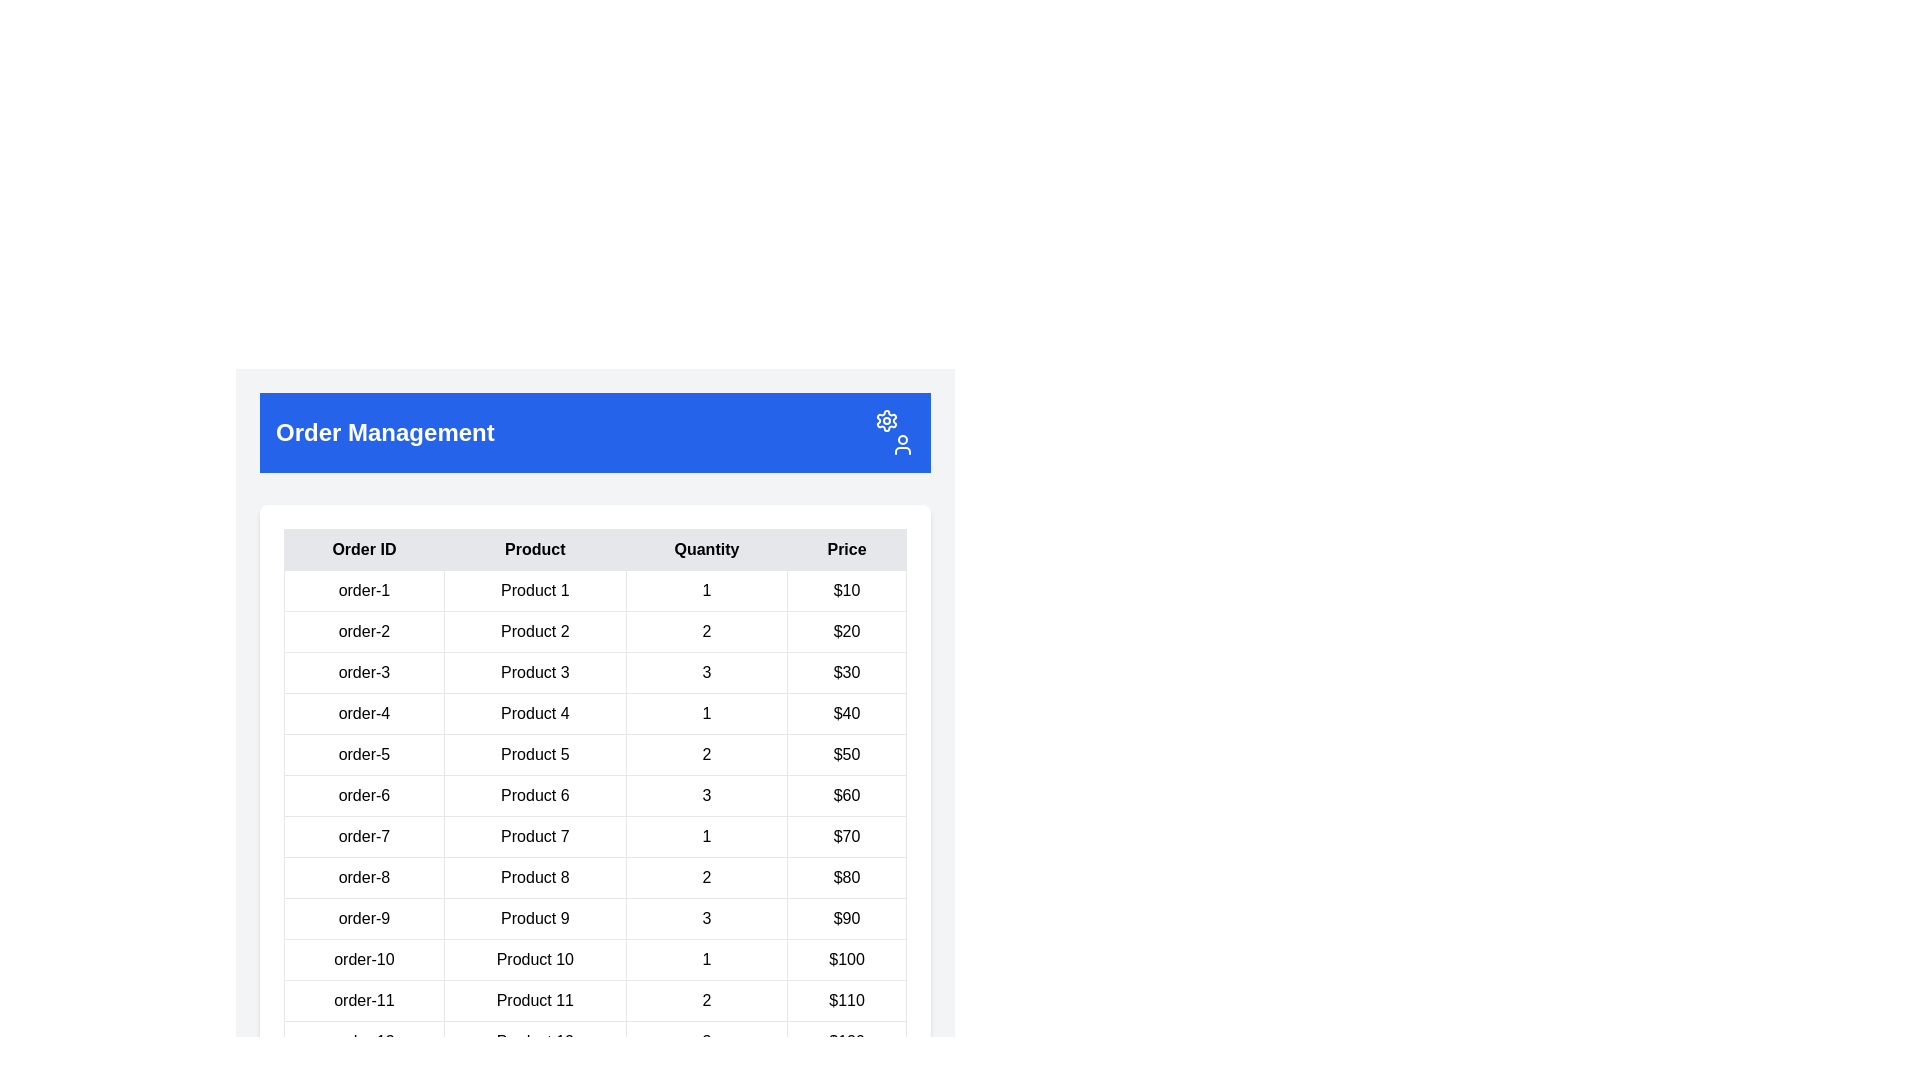  I want to click on text from the table cell in the third column of the ninth row, which contains the number '3', so click(706, 918).